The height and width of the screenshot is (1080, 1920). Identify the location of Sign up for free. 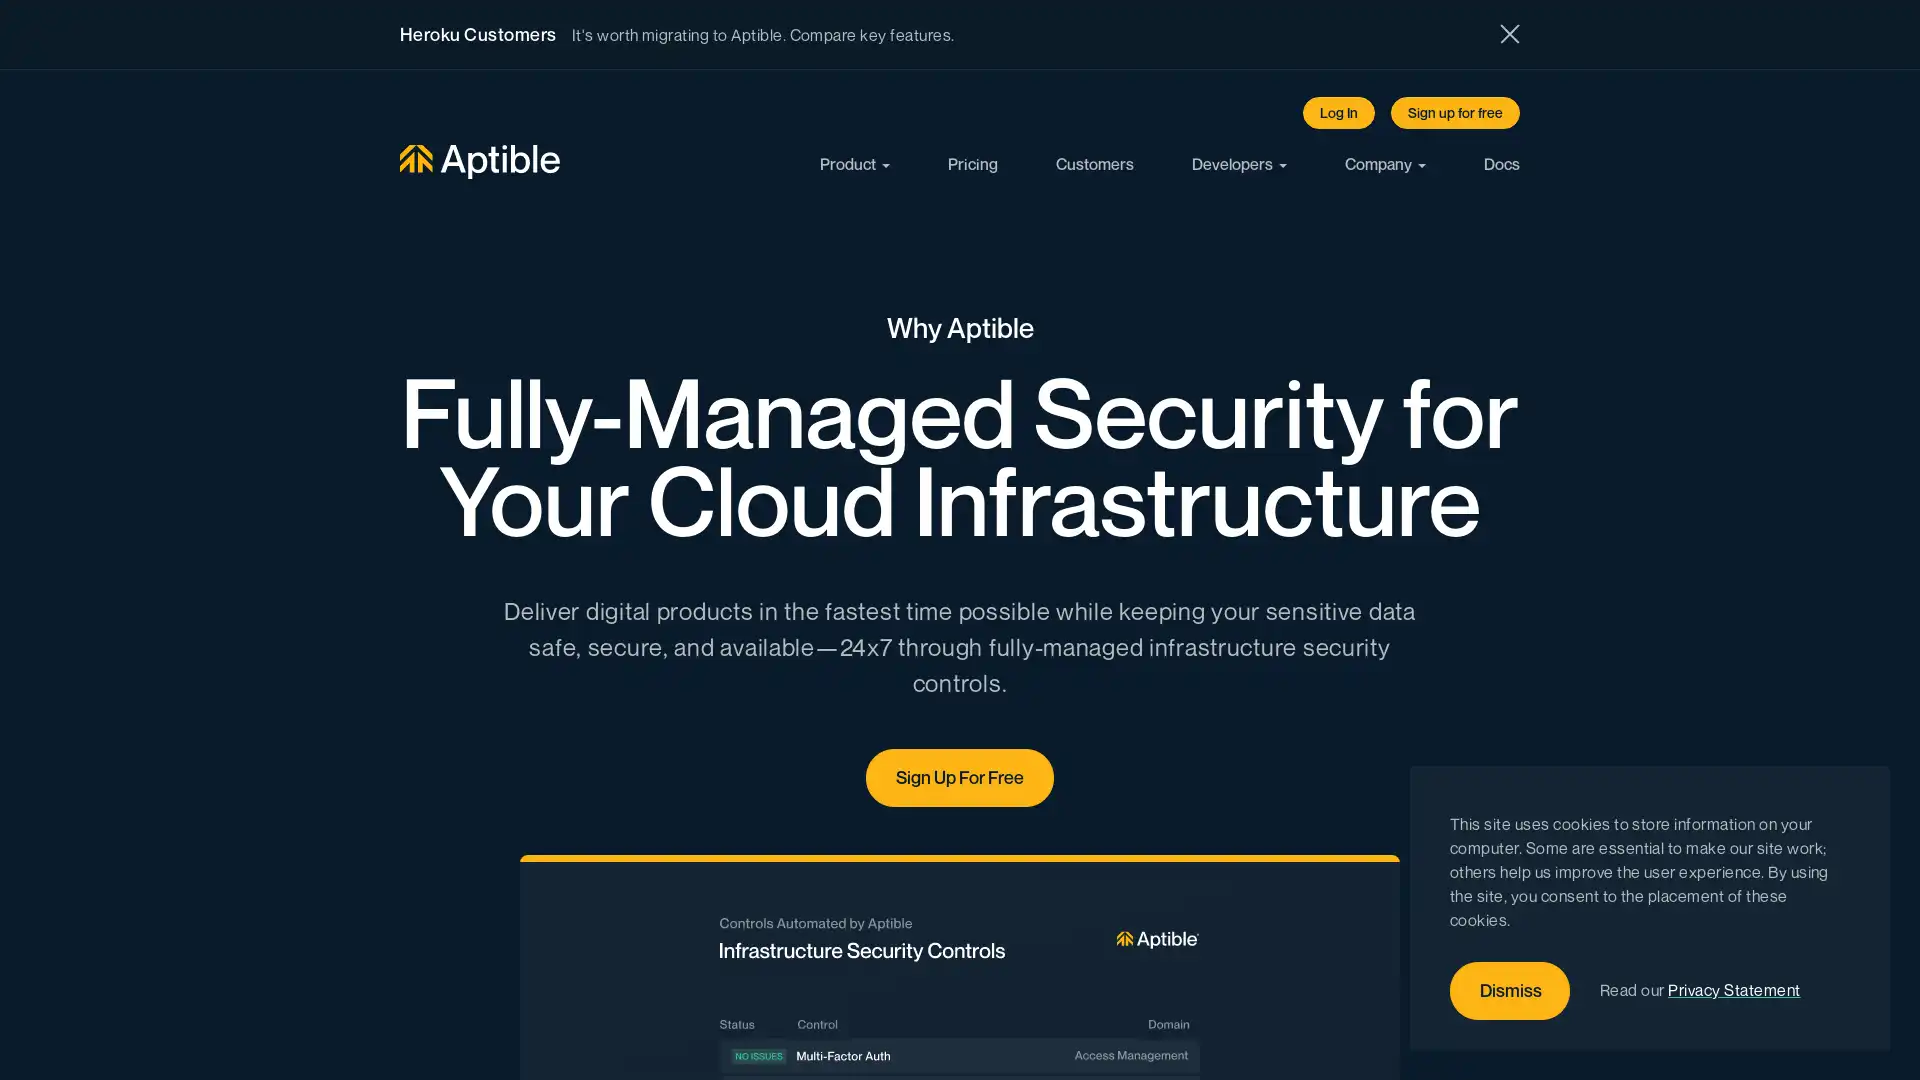
(1455, 112).